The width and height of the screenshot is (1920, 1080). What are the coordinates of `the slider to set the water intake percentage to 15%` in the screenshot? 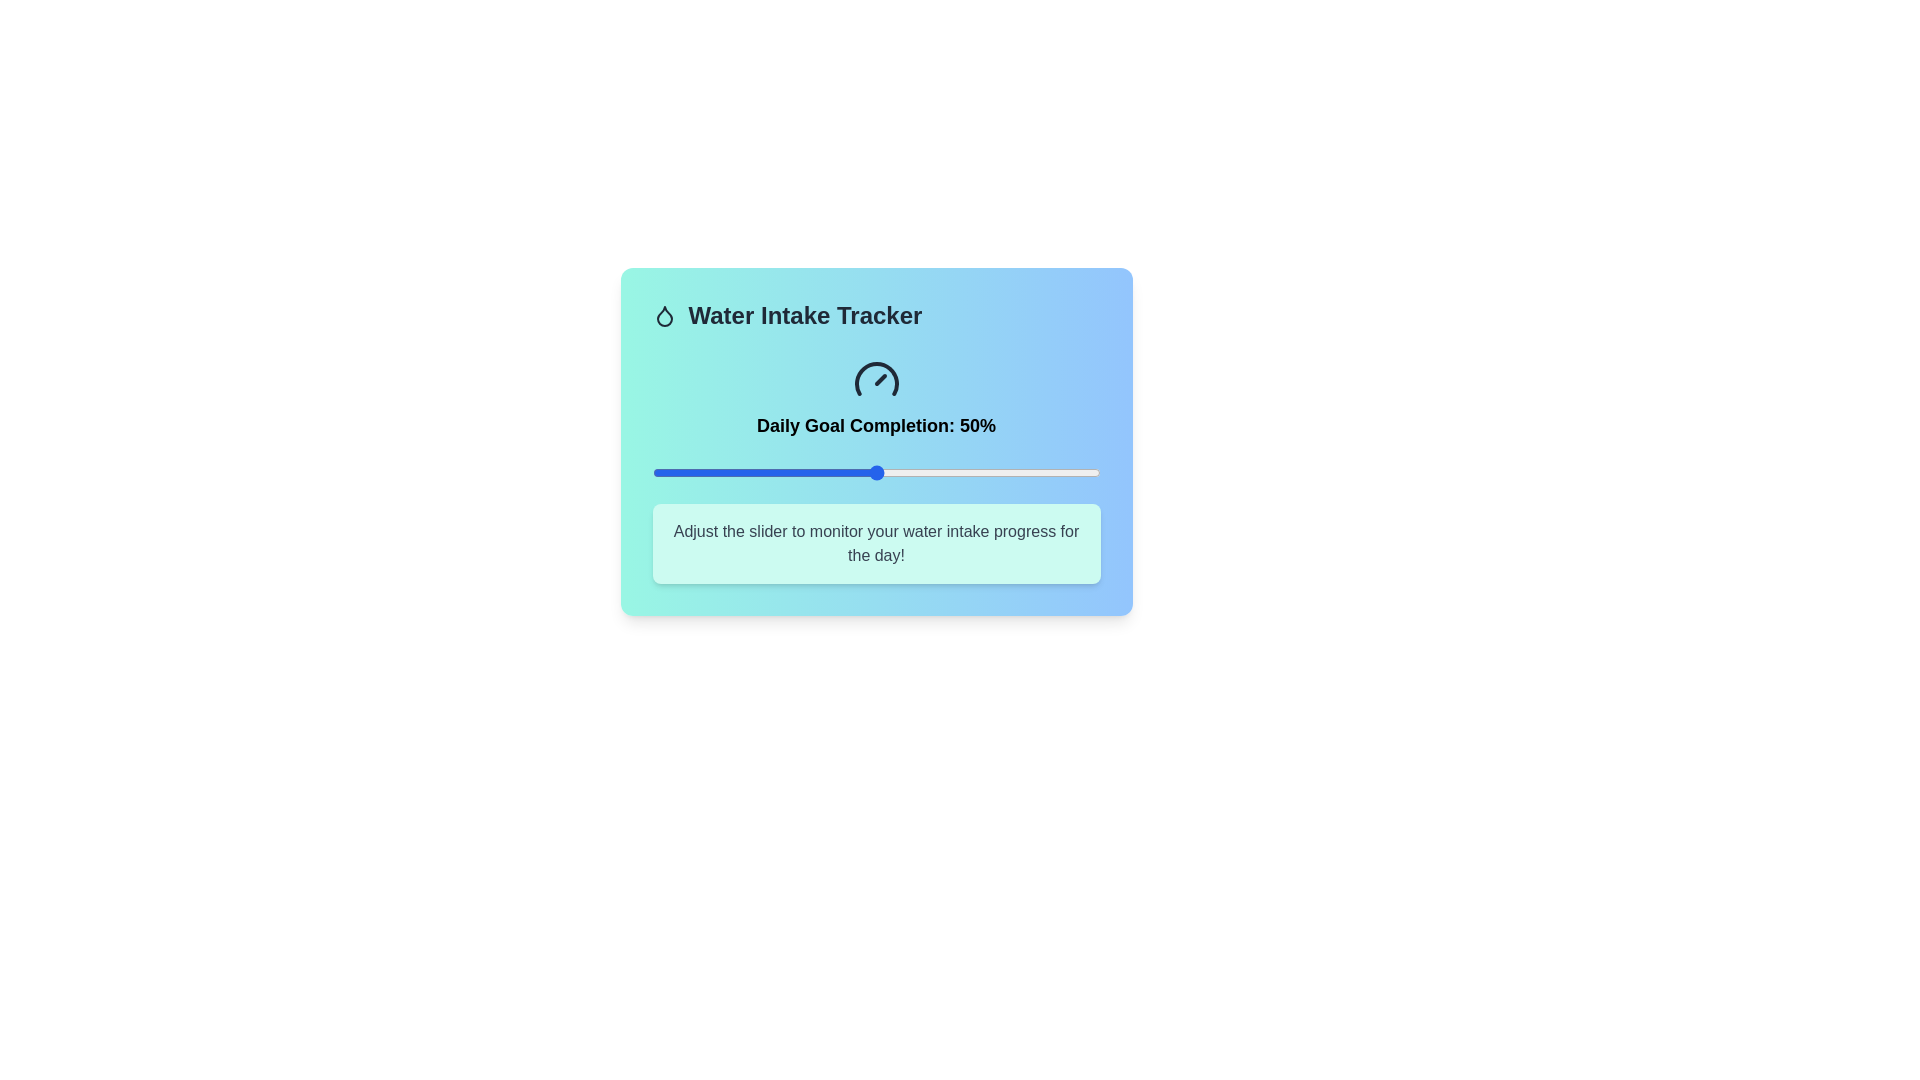 It's located at (719, 473).